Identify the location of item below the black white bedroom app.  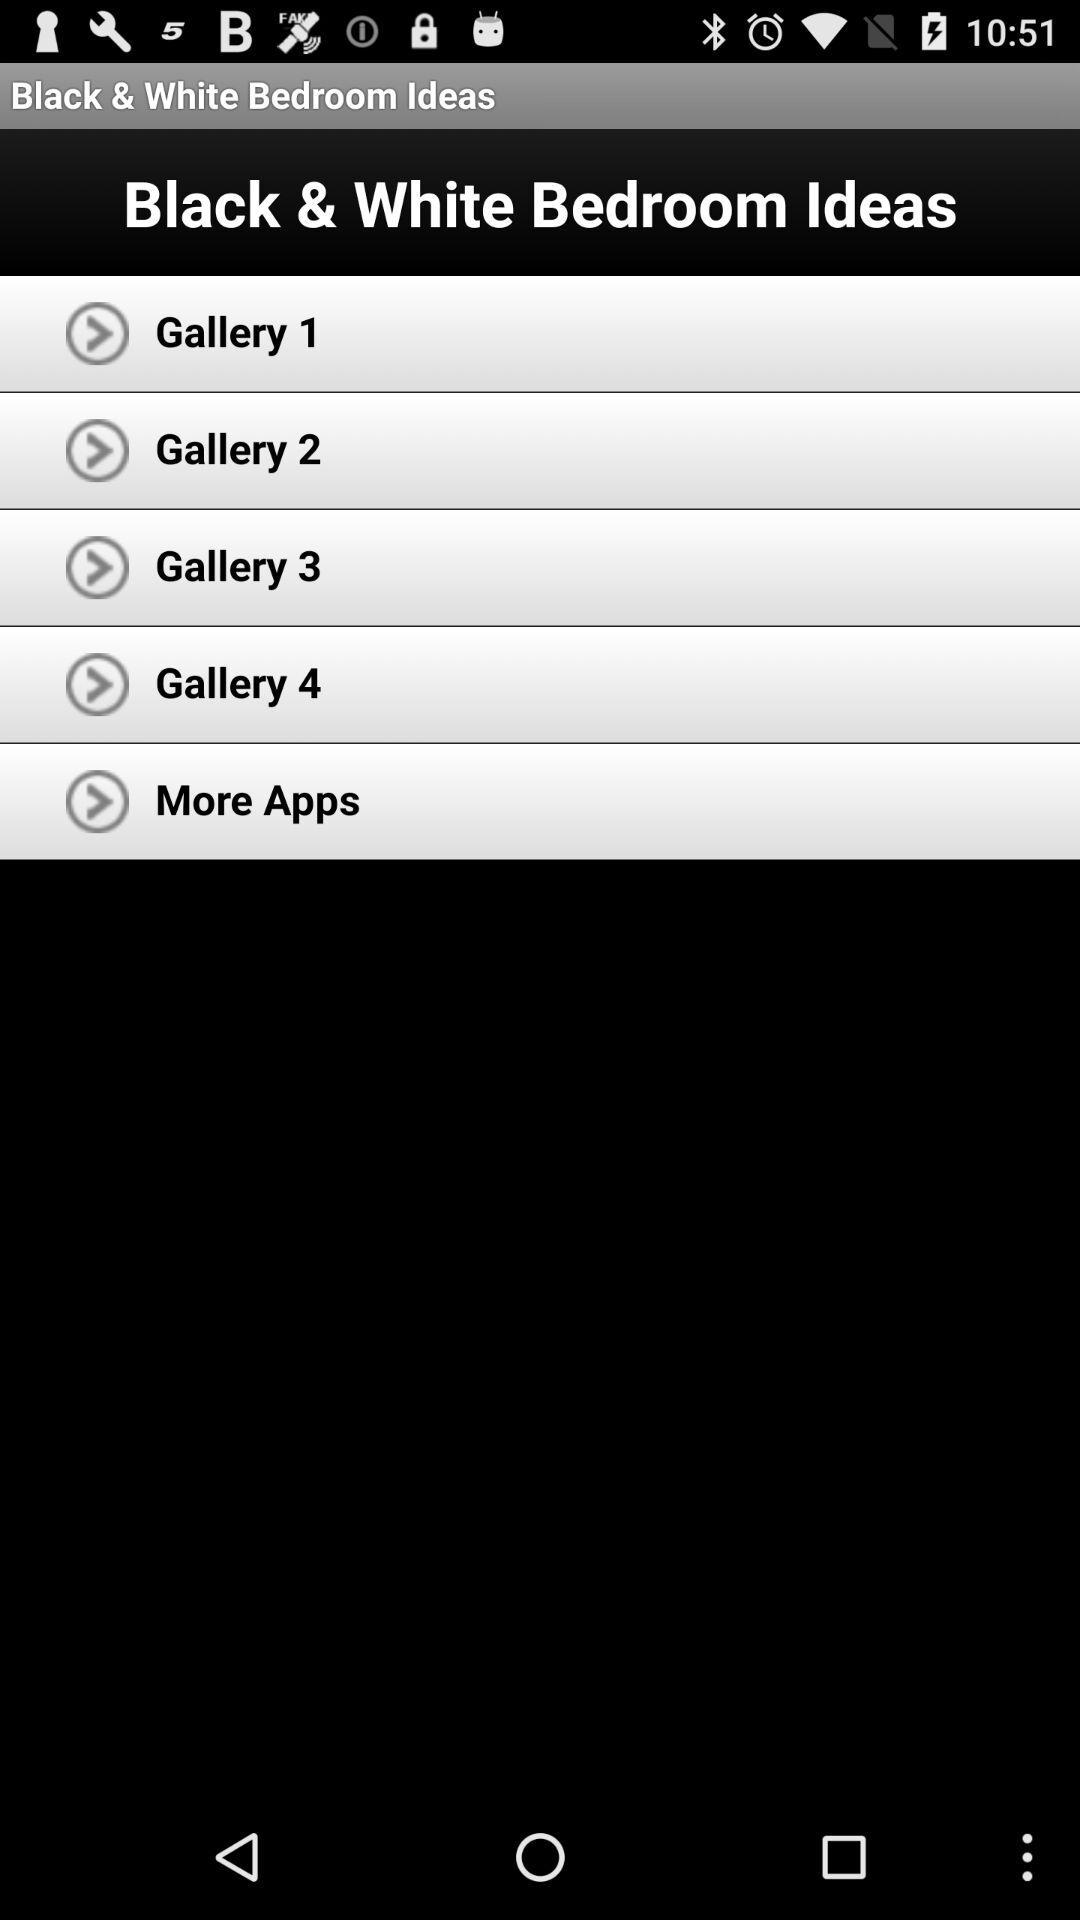
(237, 330).